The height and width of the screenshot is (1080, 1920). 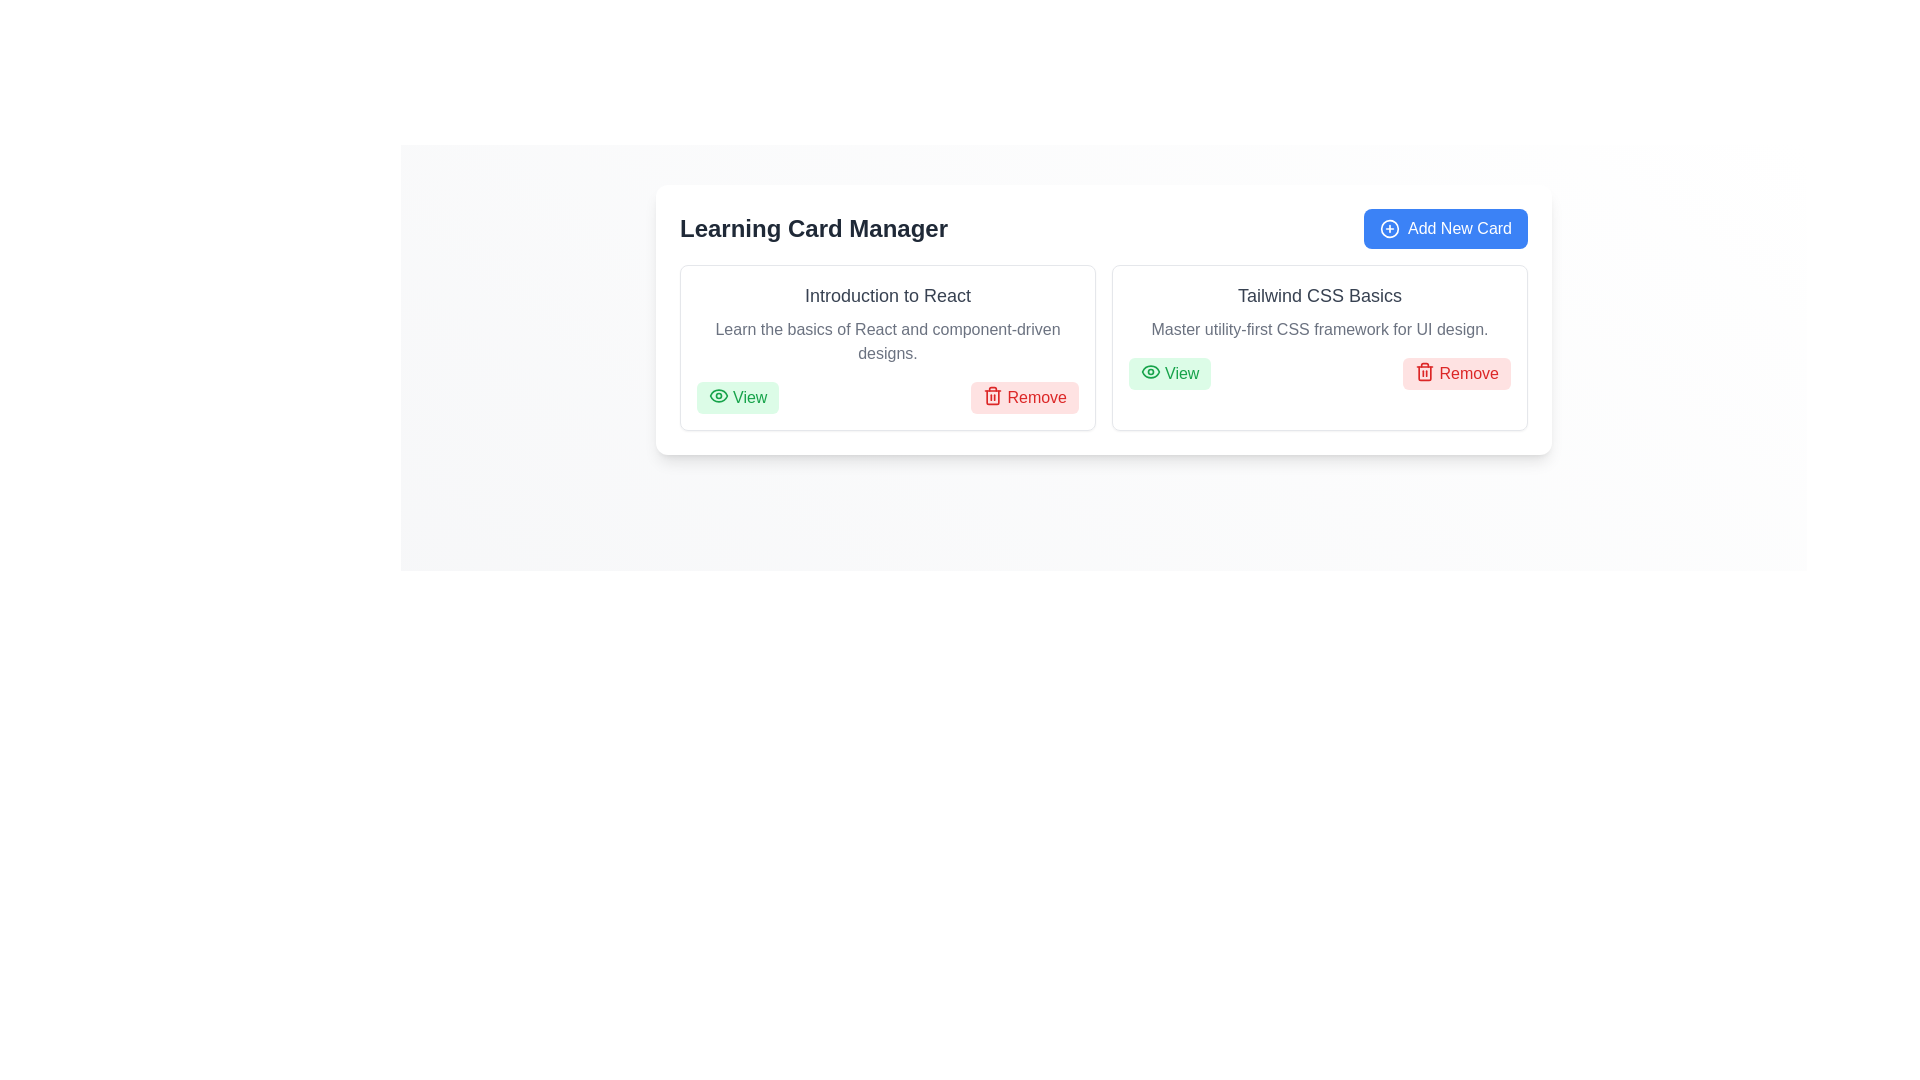 I want to click on the green rounded button labeled 'View' with an eye icon located in the bottom-left corner of the 'Introduction to React' card, so click(x=737, y=397).